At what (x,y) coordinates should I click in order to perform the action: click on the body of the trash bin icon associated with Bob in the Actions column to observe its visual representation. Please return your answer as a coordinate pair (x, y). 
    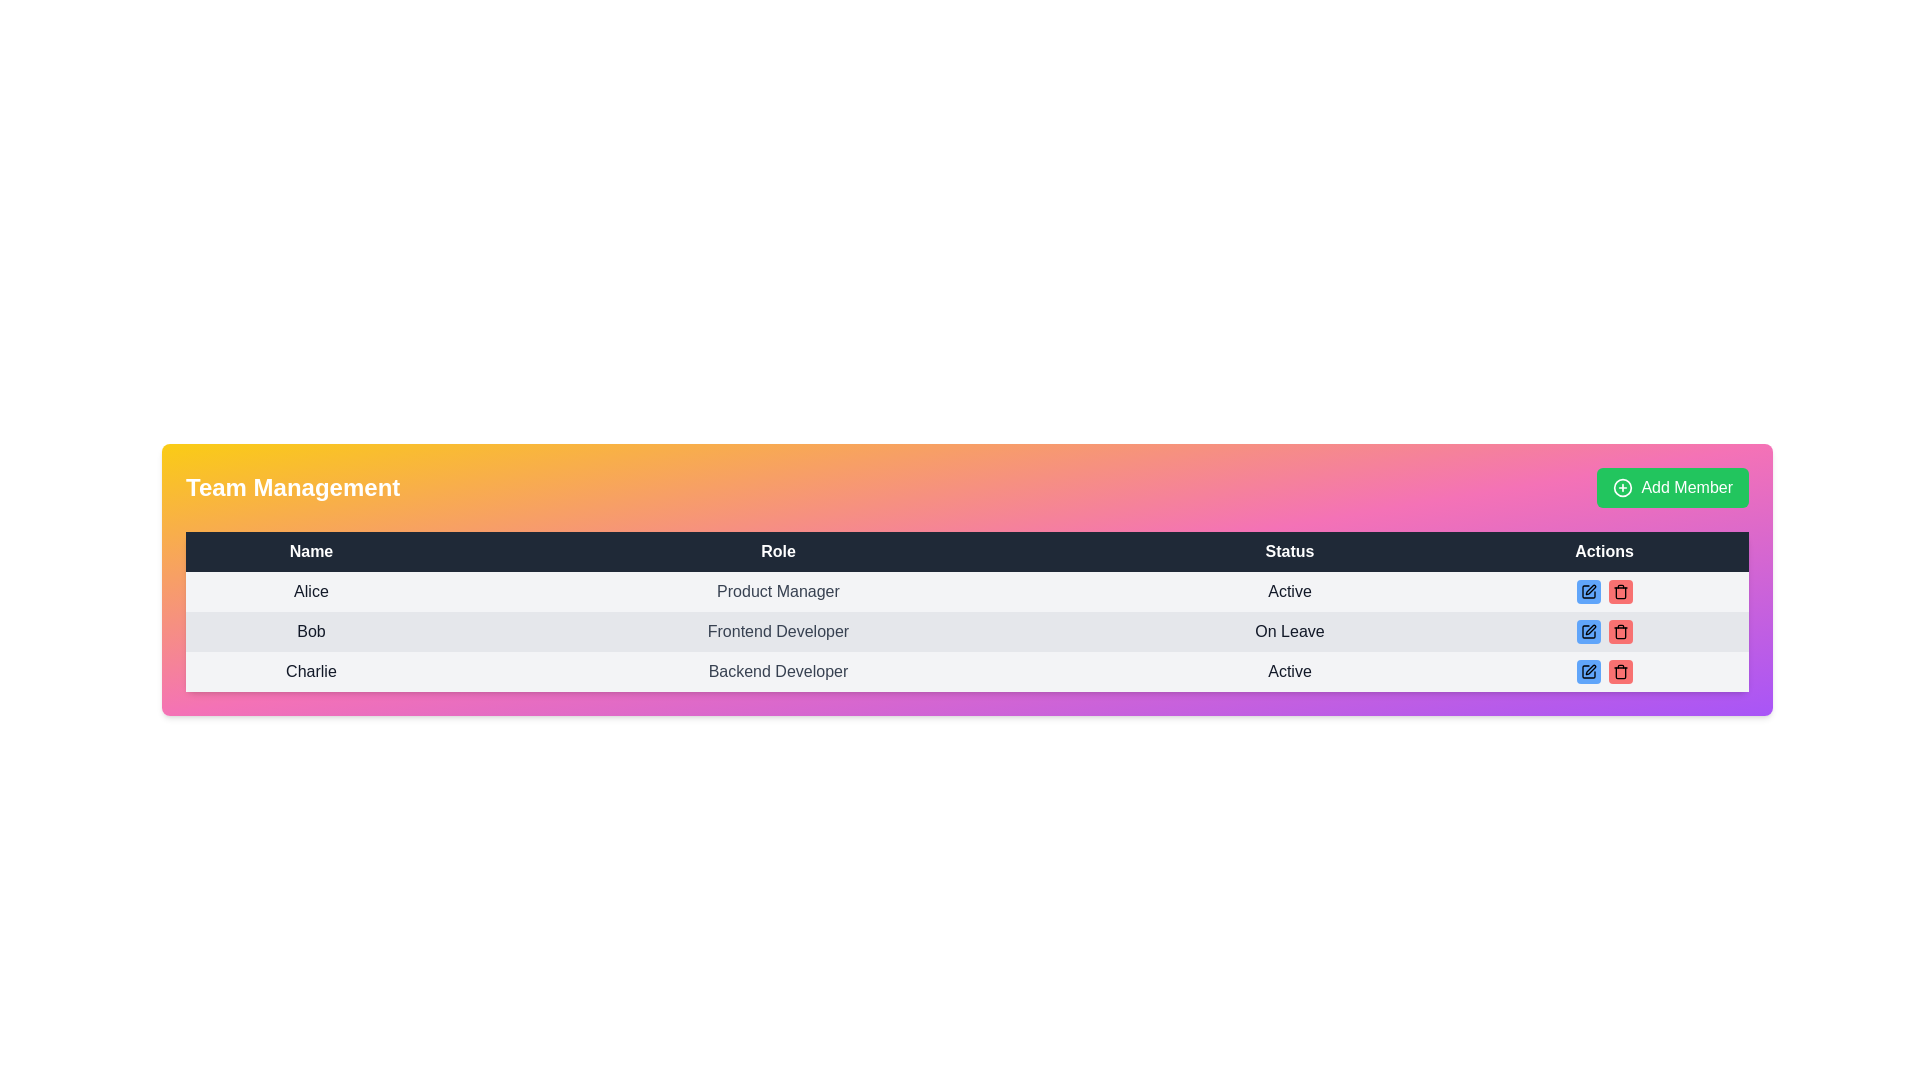
    Looking at the image, I should click on (1620, 673).